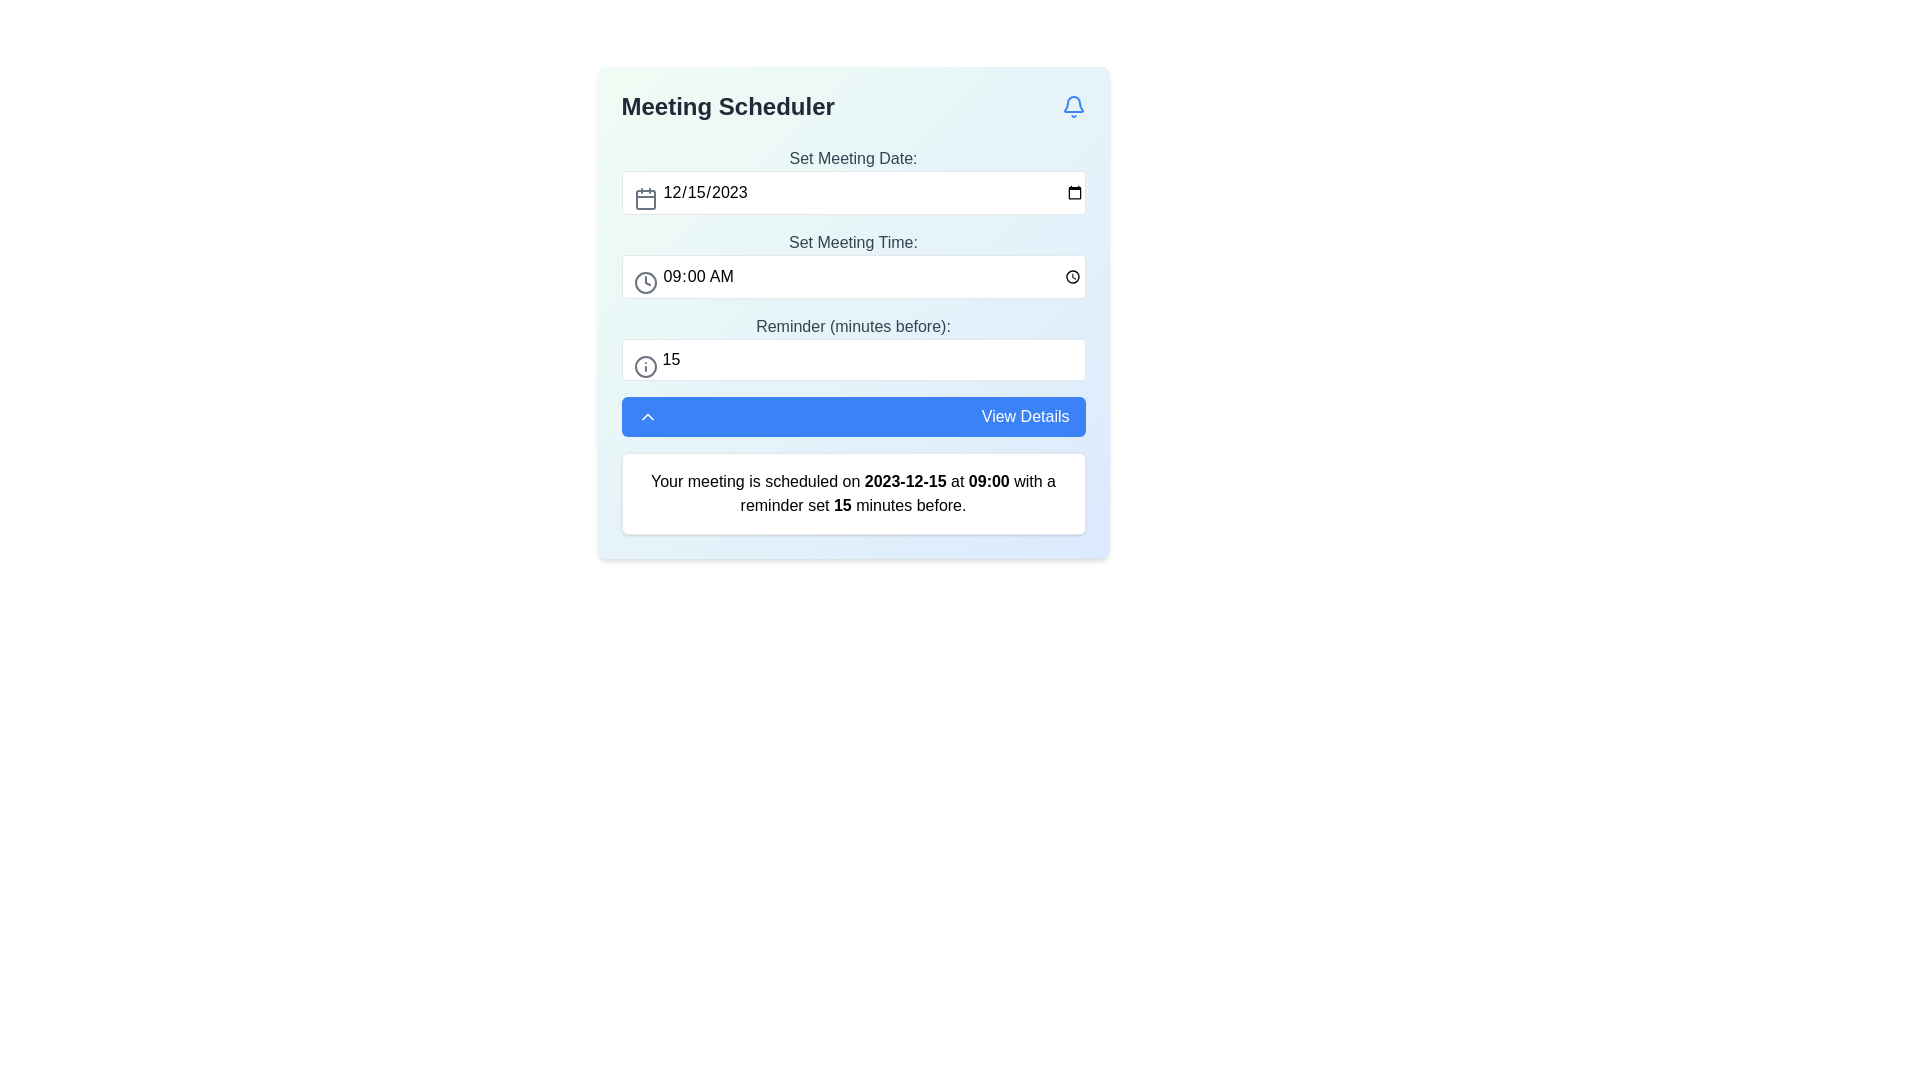  What do you see at coordinates (853, 264) in the screenshot?
I see `the Time input field located below the 'Set Meeting Date:' section` at bounding box center [853, 264].